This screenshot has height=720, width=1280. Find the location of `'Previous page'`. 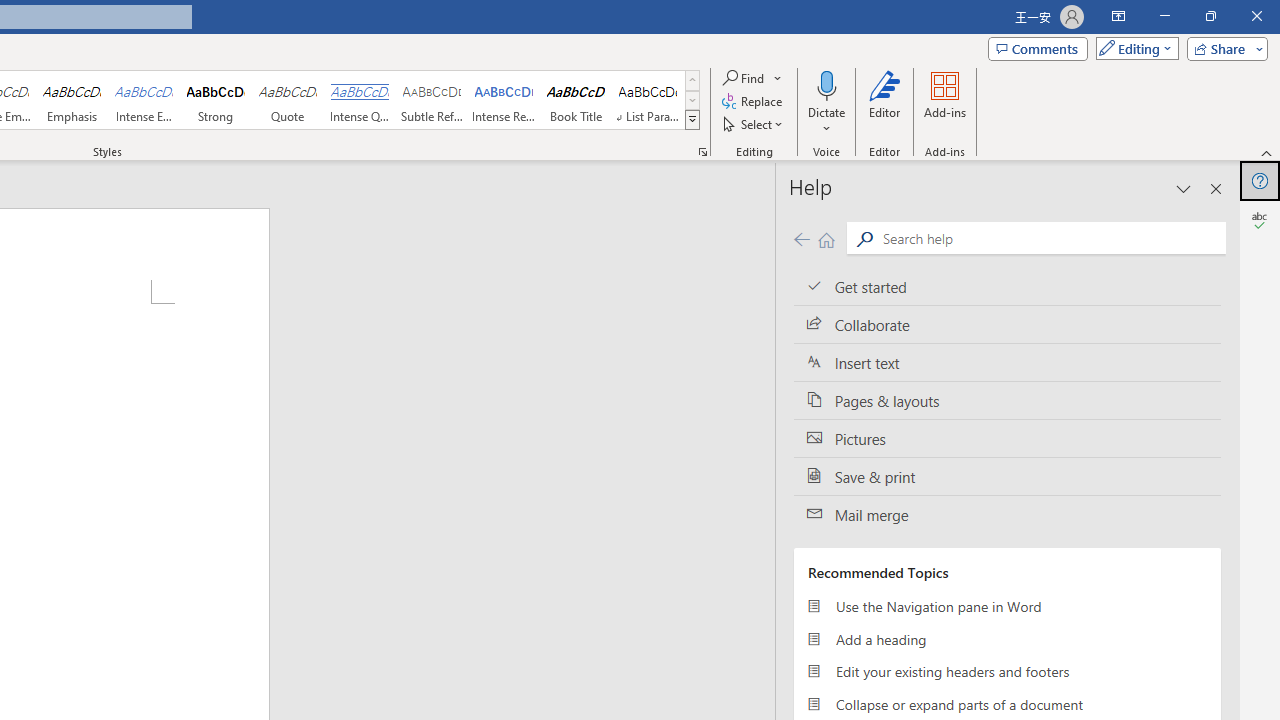

'Previous page' is located at coordinates (801, 238).